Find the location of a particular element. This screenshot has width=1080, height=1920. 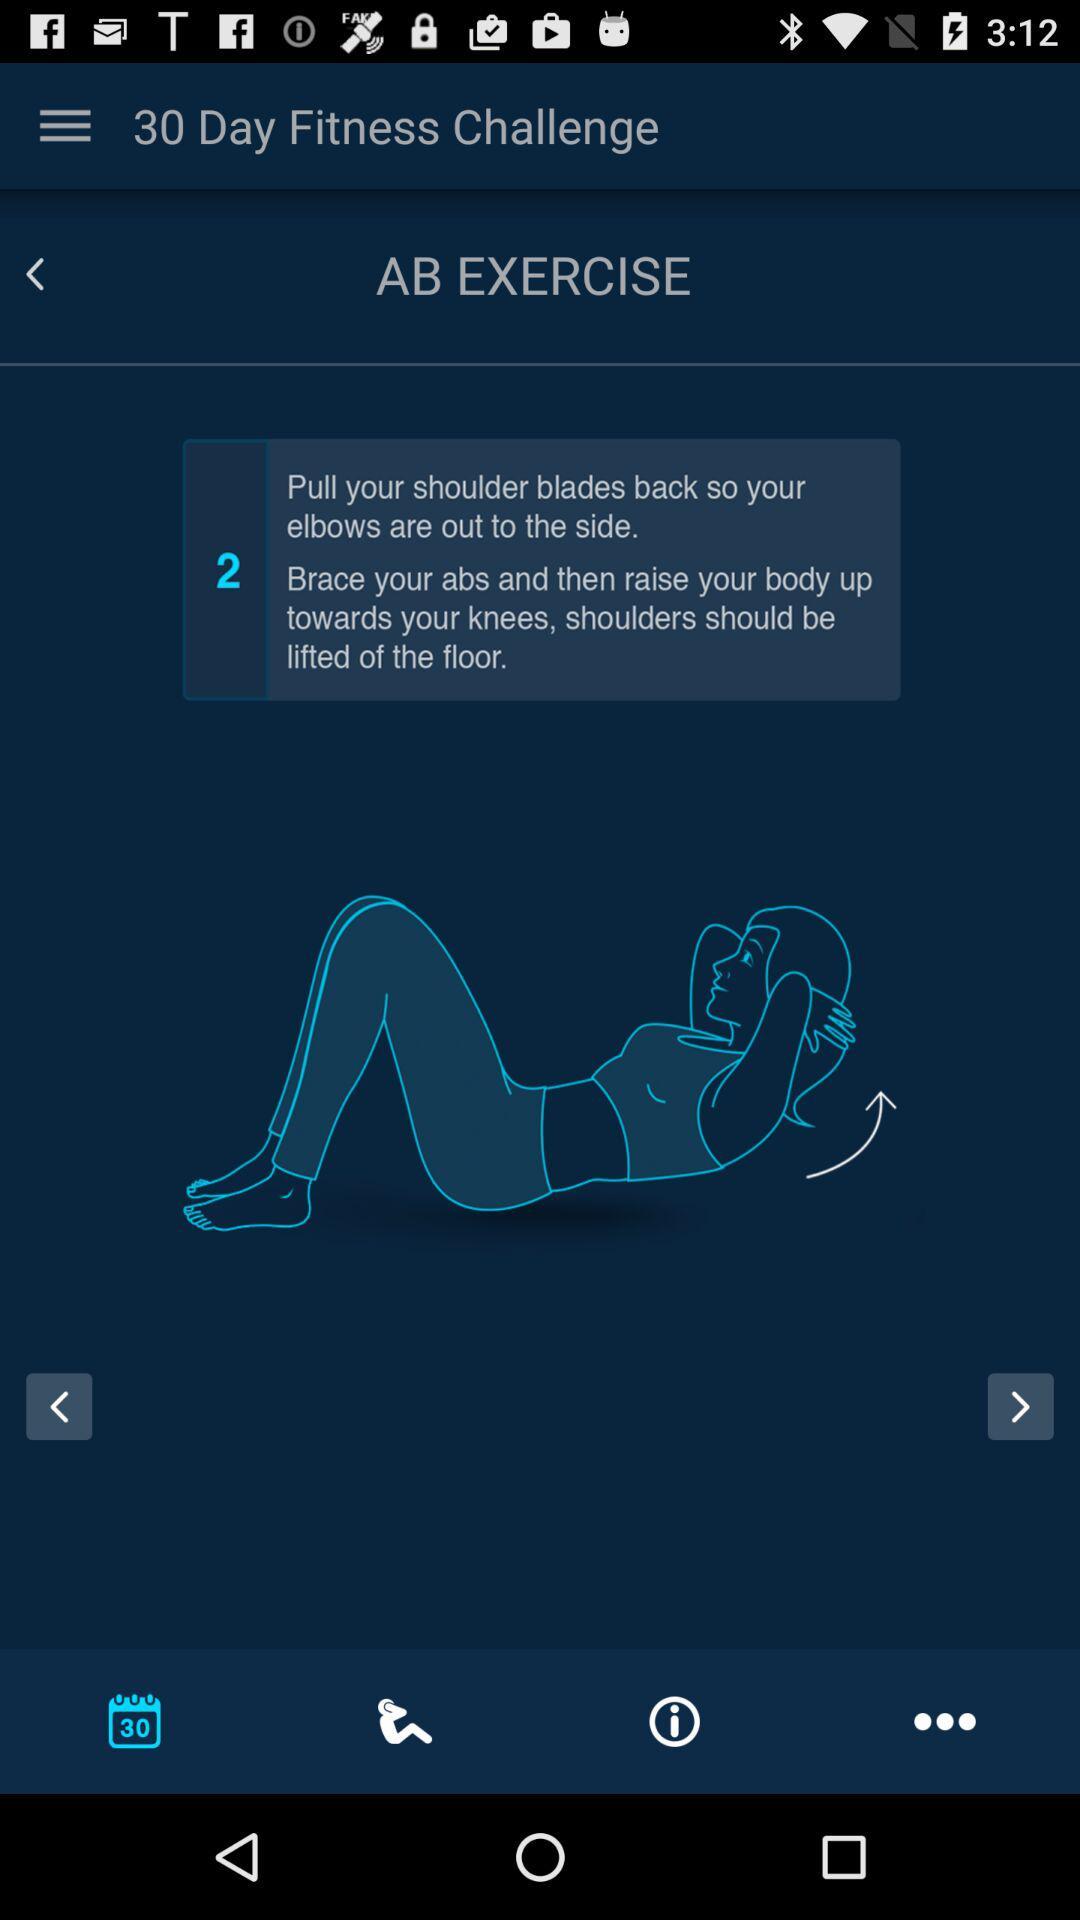

the arrow_backward icon is located at coordinates (58, 1505).